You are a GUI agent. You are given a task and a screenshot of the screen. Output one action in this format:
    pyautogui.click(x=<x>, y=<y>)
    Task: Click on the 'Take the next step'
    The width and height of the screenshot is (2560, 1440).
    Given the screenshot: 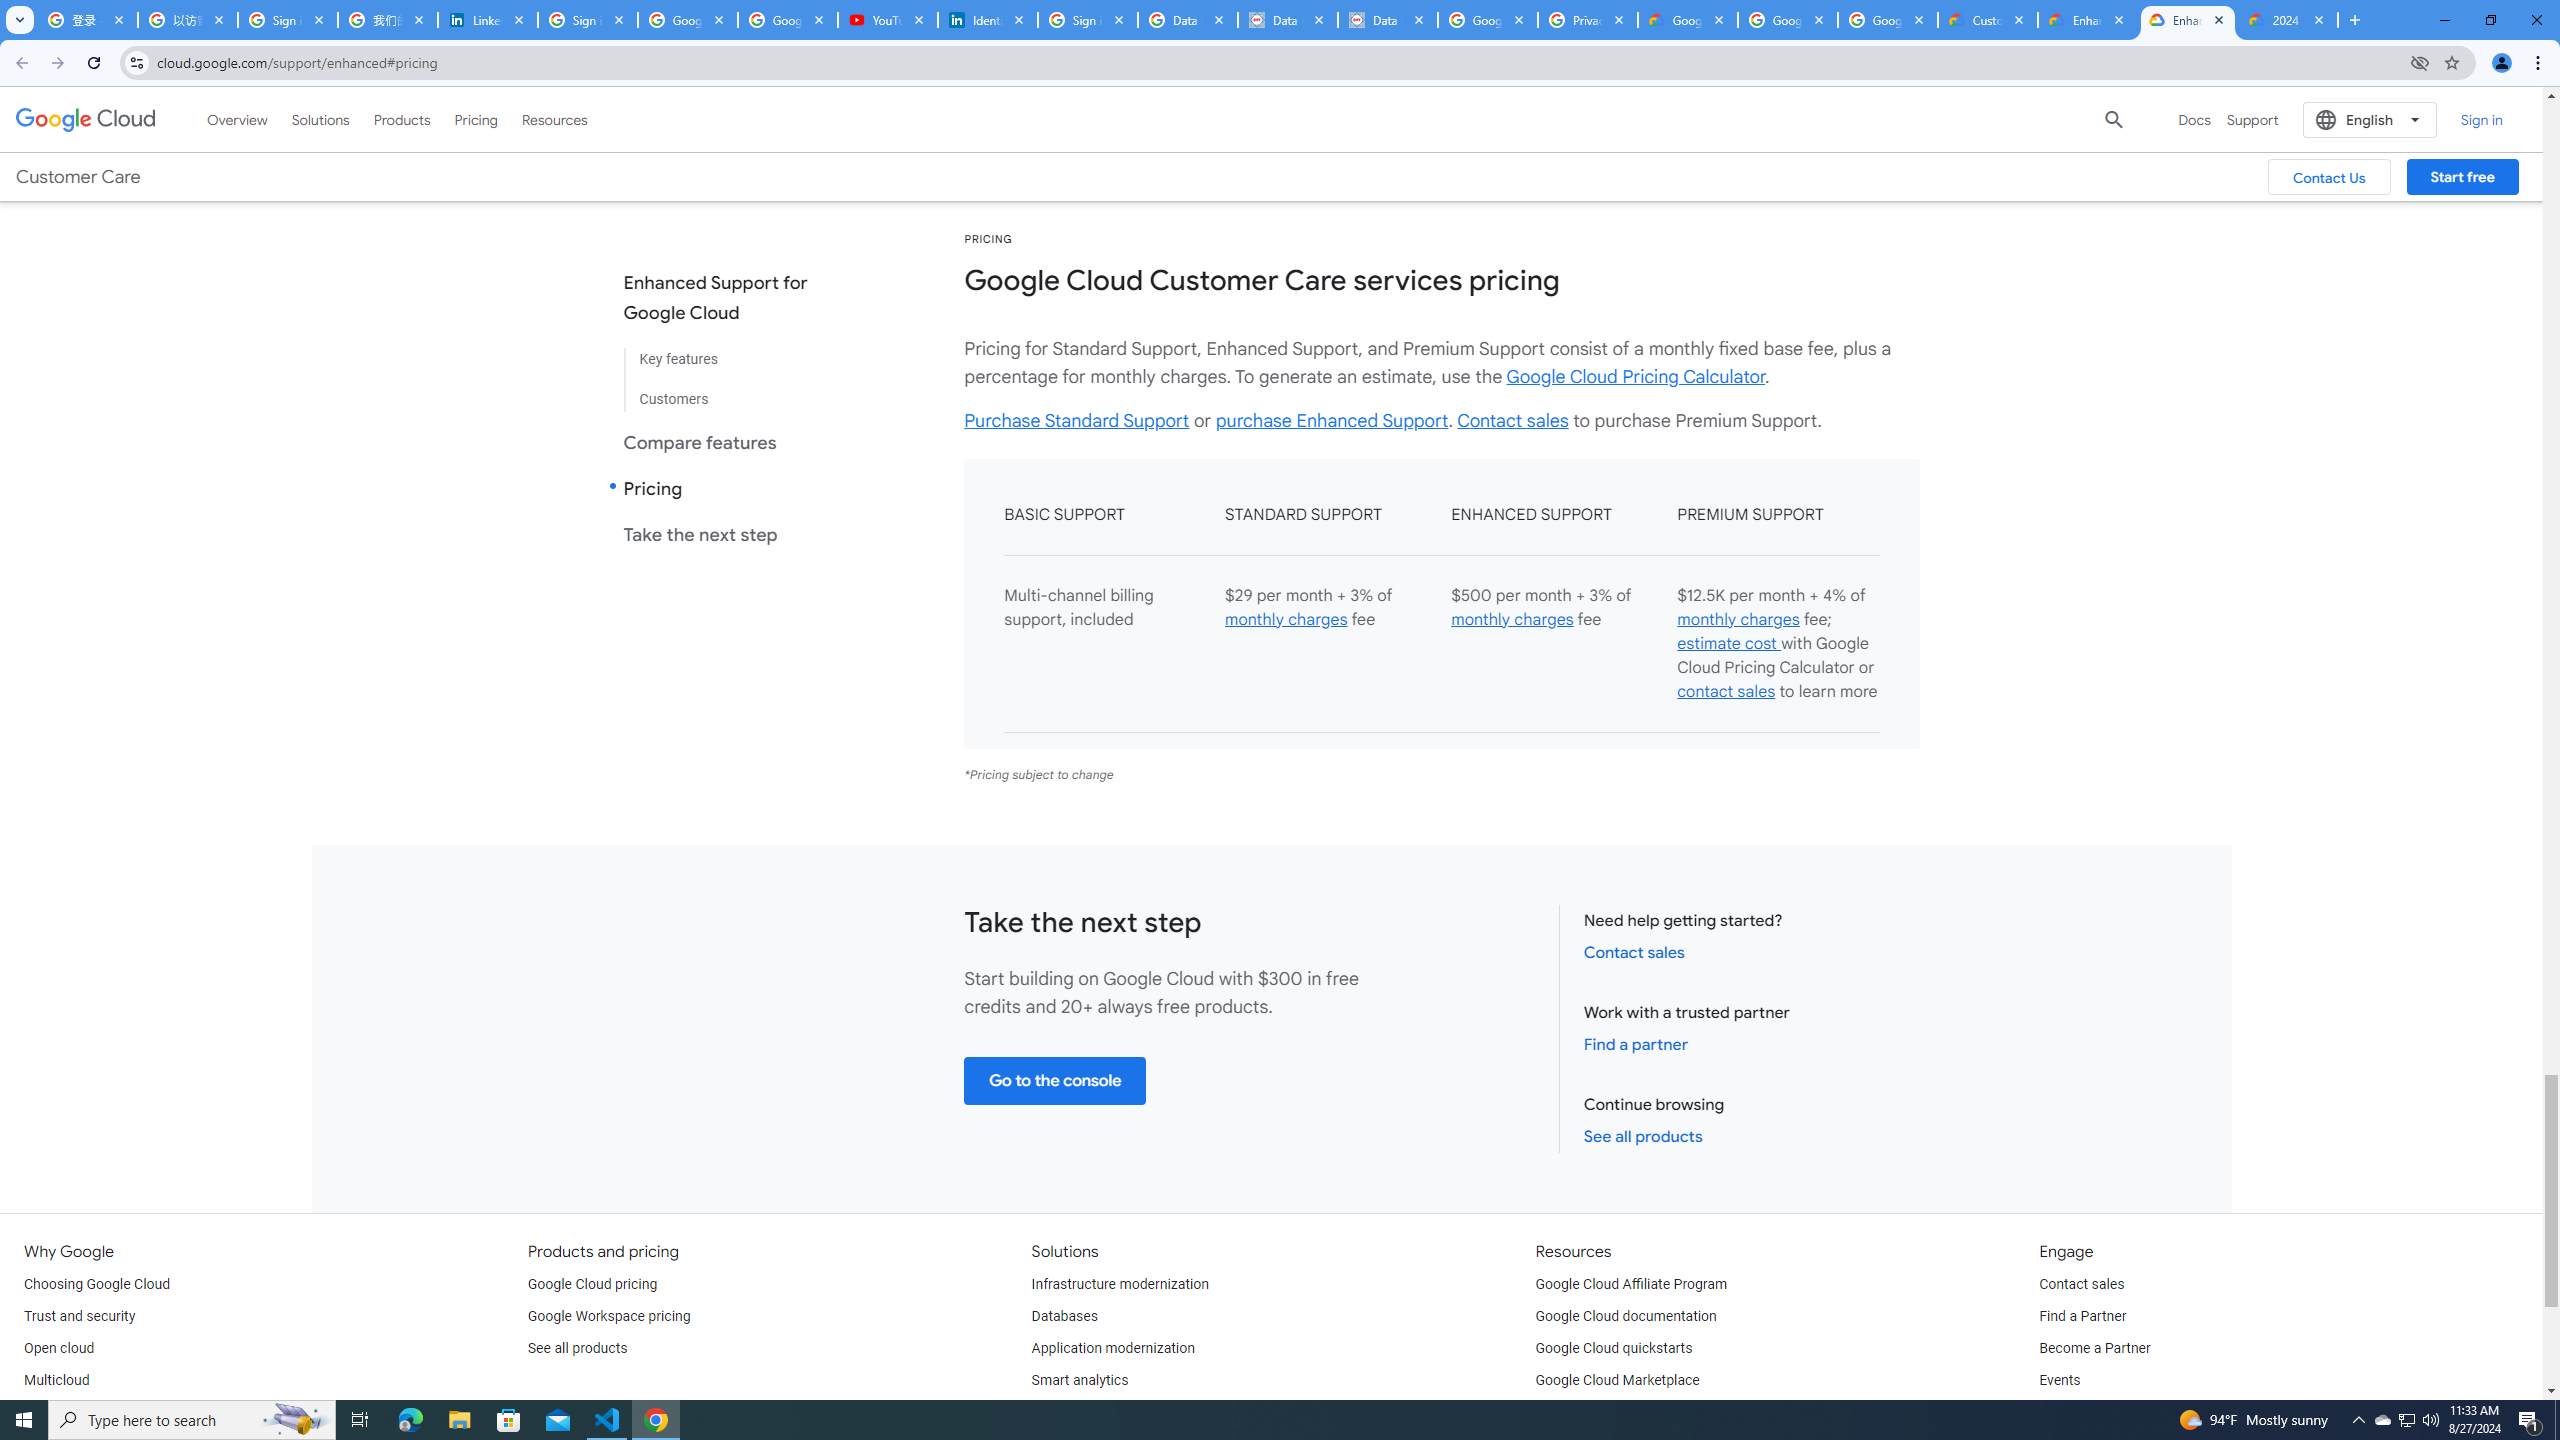 What is the action you would take?
    pyautogui.click(x=731, y=533)
    